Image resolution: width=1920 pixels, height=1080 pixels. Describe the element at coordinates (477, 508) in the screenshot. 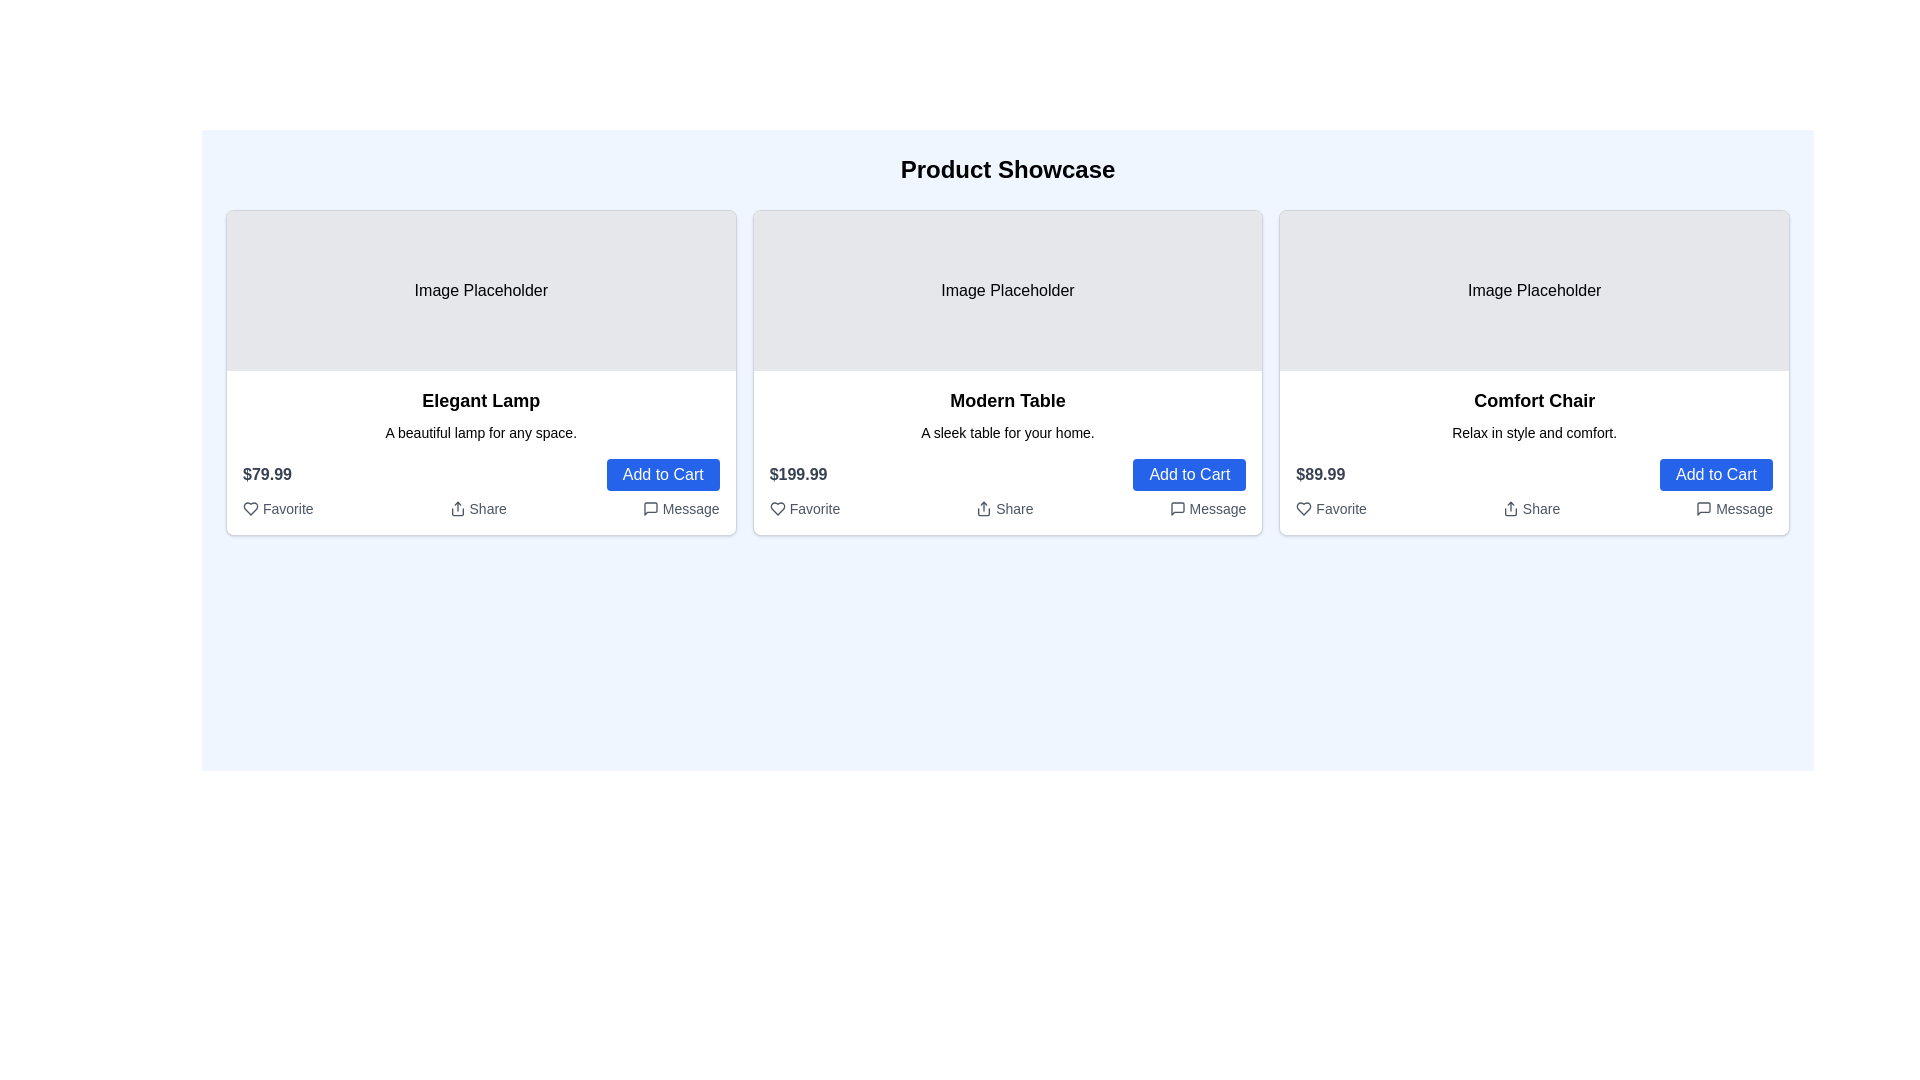

I see `the 'Share' button, which is centrally placed in the bottom section of the 'Elegant Lamp' product card` at that location.